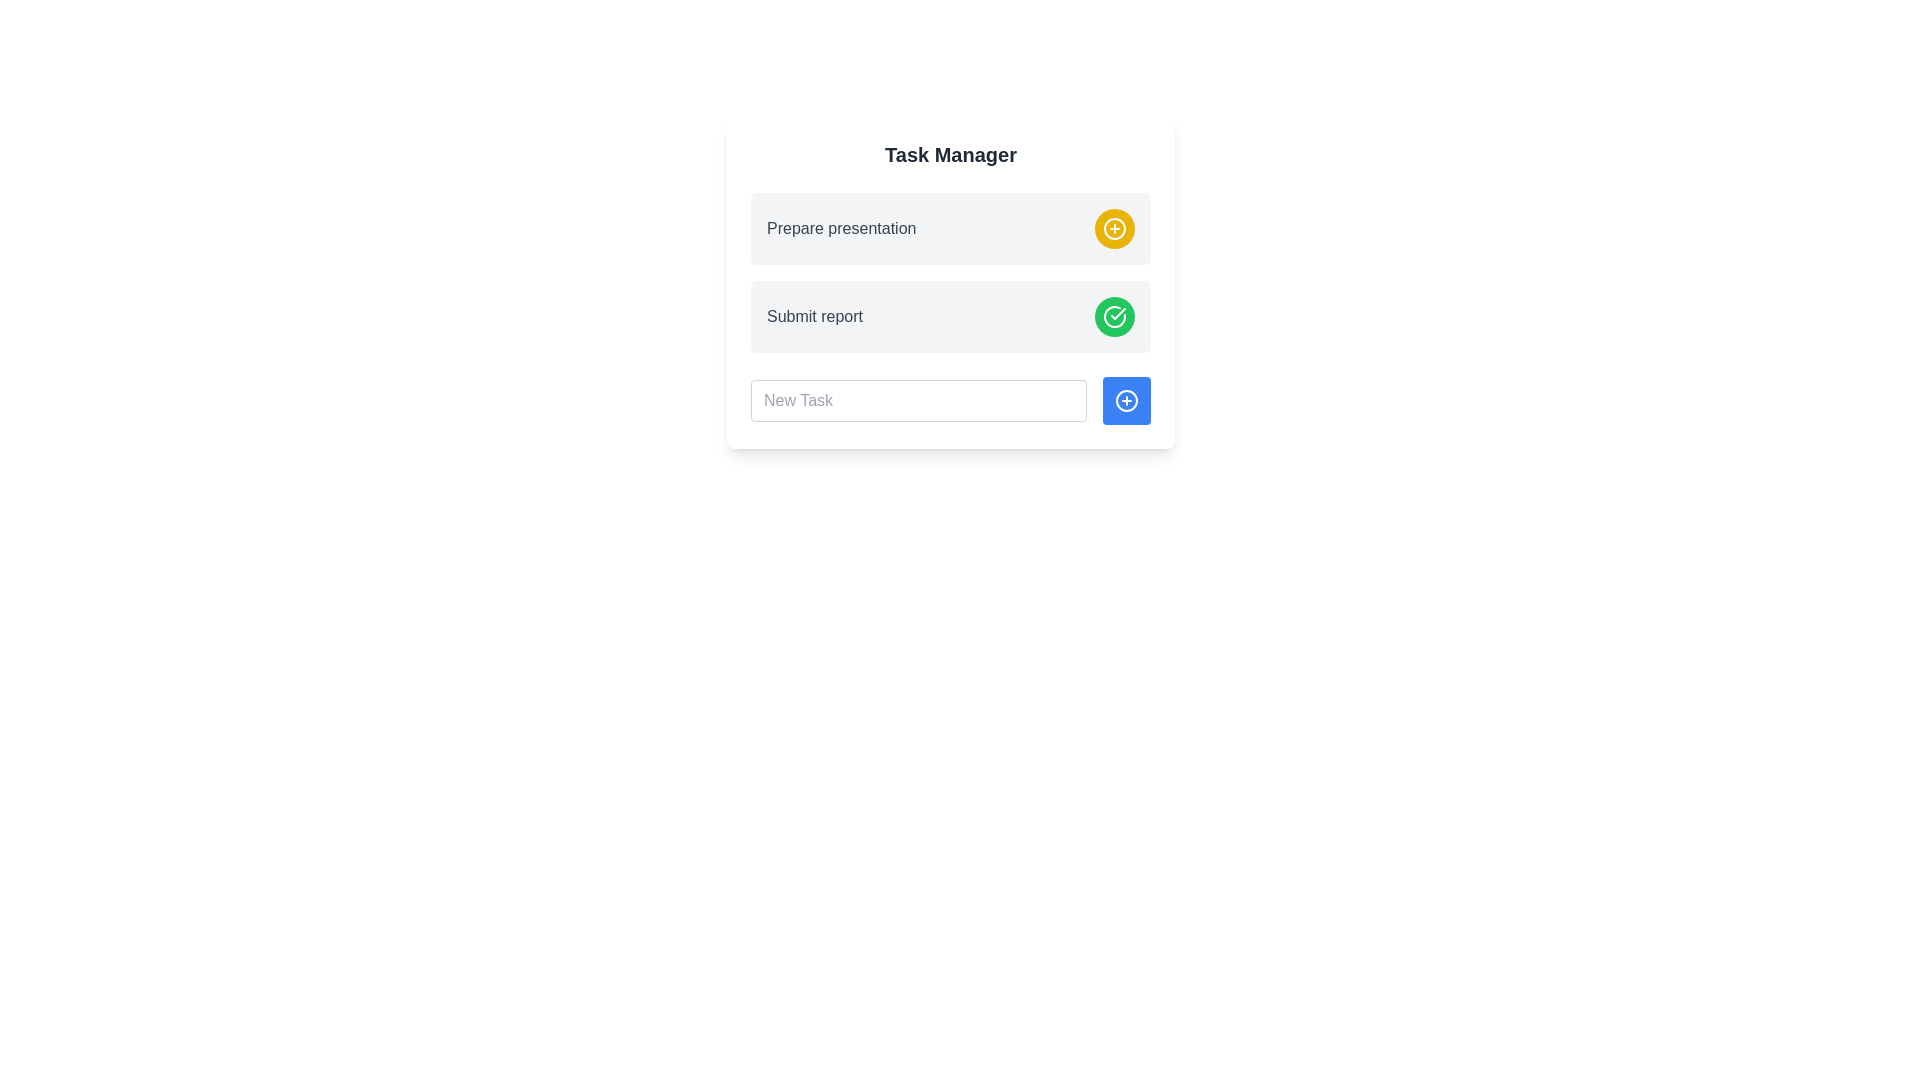  What do you see at coordinates (815, 315) in the screenshot?
I see `the text label 'Submit report' to initiate the action` at bounding box center [815, 315].